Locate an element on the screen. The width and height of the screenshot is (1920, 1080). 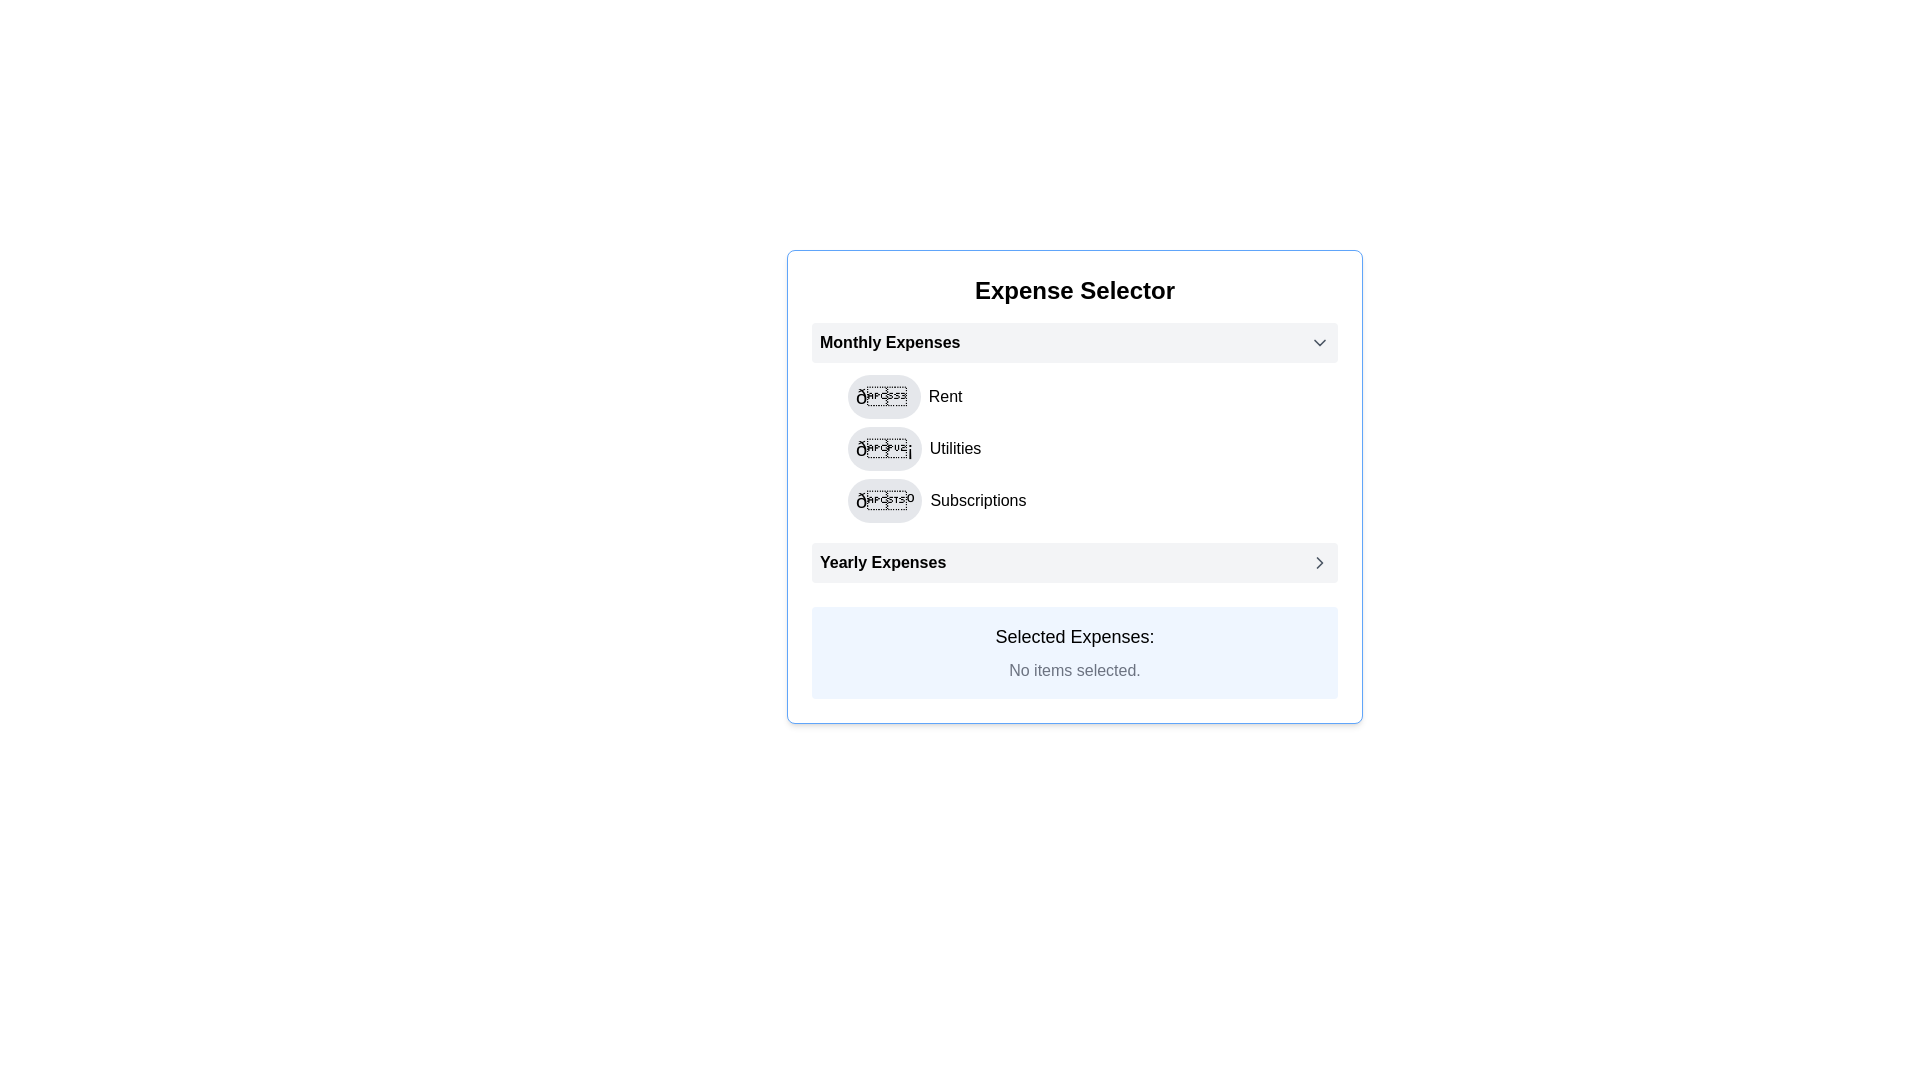
the 'Yearly Expenses' text label, which is a bold black heading located at the bottom of a list containing 'Rent', 'Utilities', and 'Subscriptions' is located at coordinates (882, 563).